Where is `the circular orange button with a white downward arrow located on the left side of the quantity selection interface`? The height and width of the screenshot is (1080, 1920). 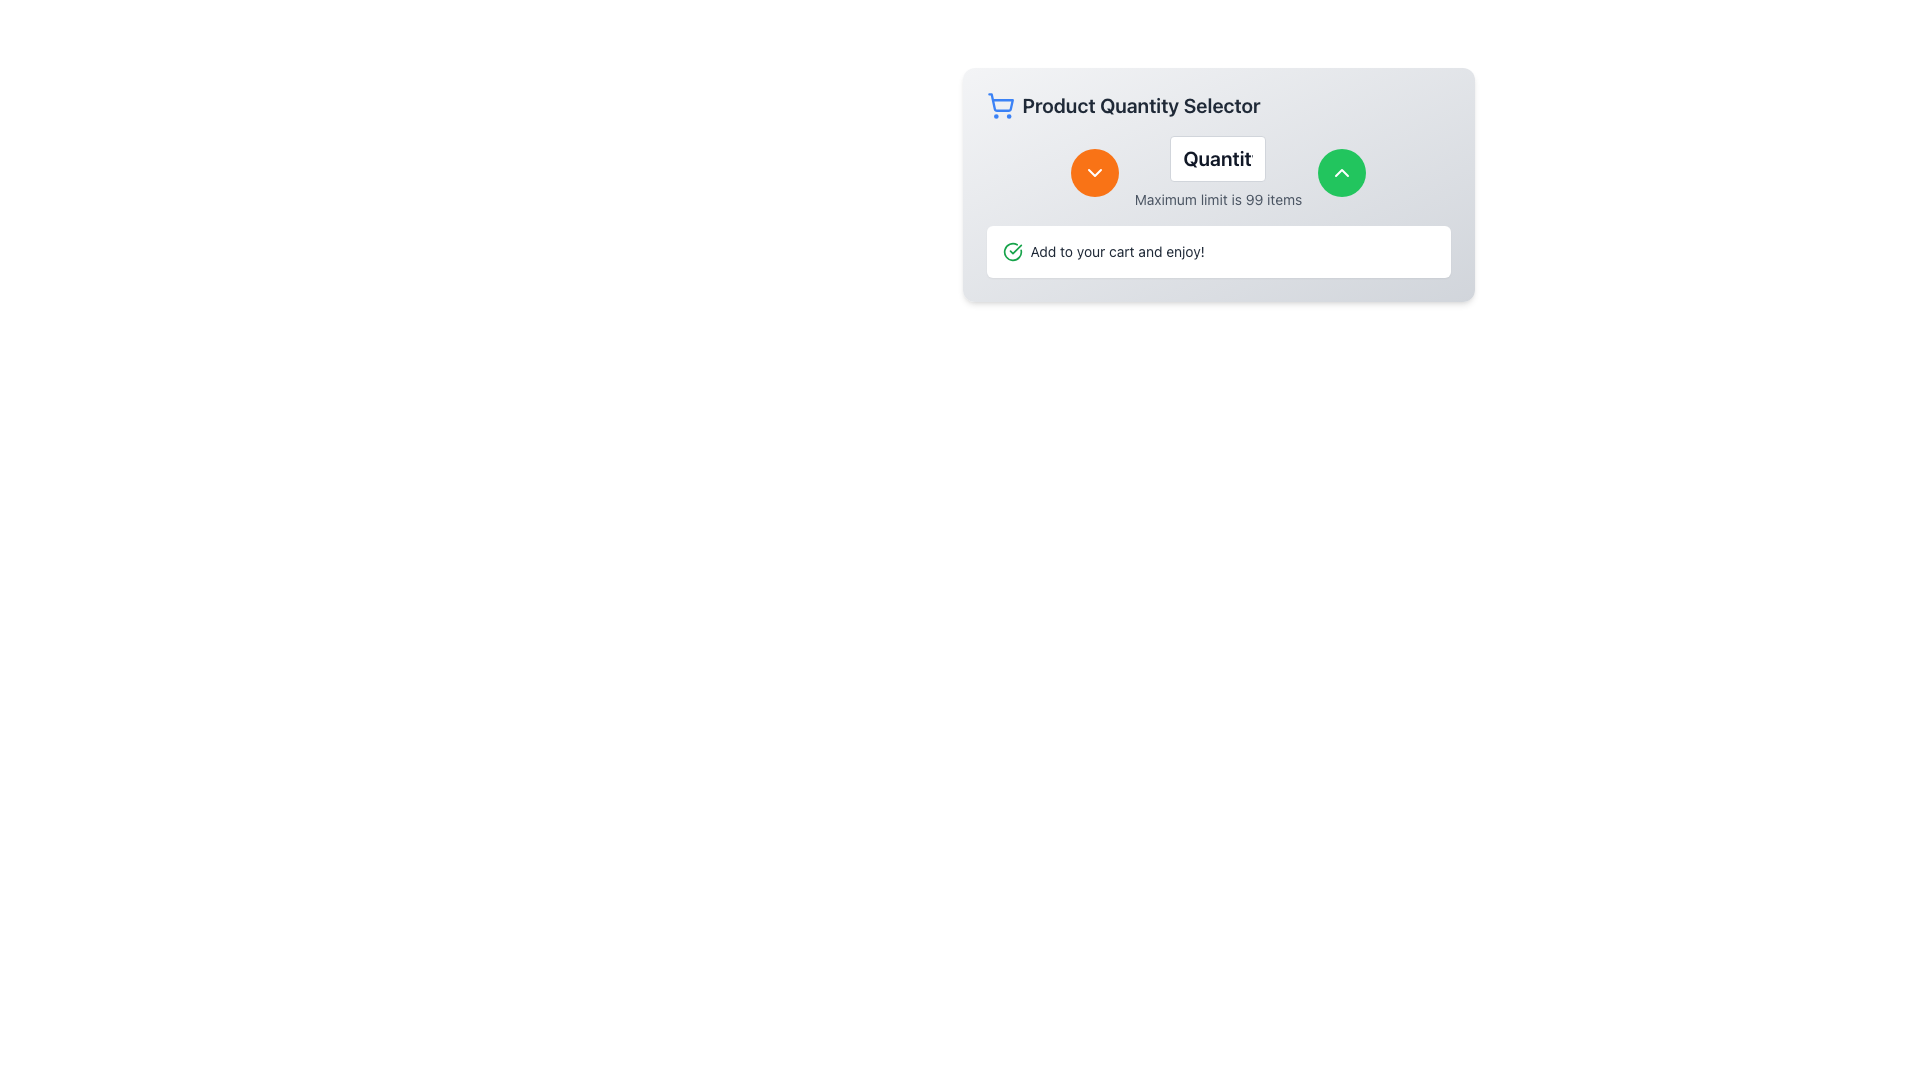
the circular orange button with a white downward arrow located on the left side of the quantity selection interface is located at coordinates (1093, 172).